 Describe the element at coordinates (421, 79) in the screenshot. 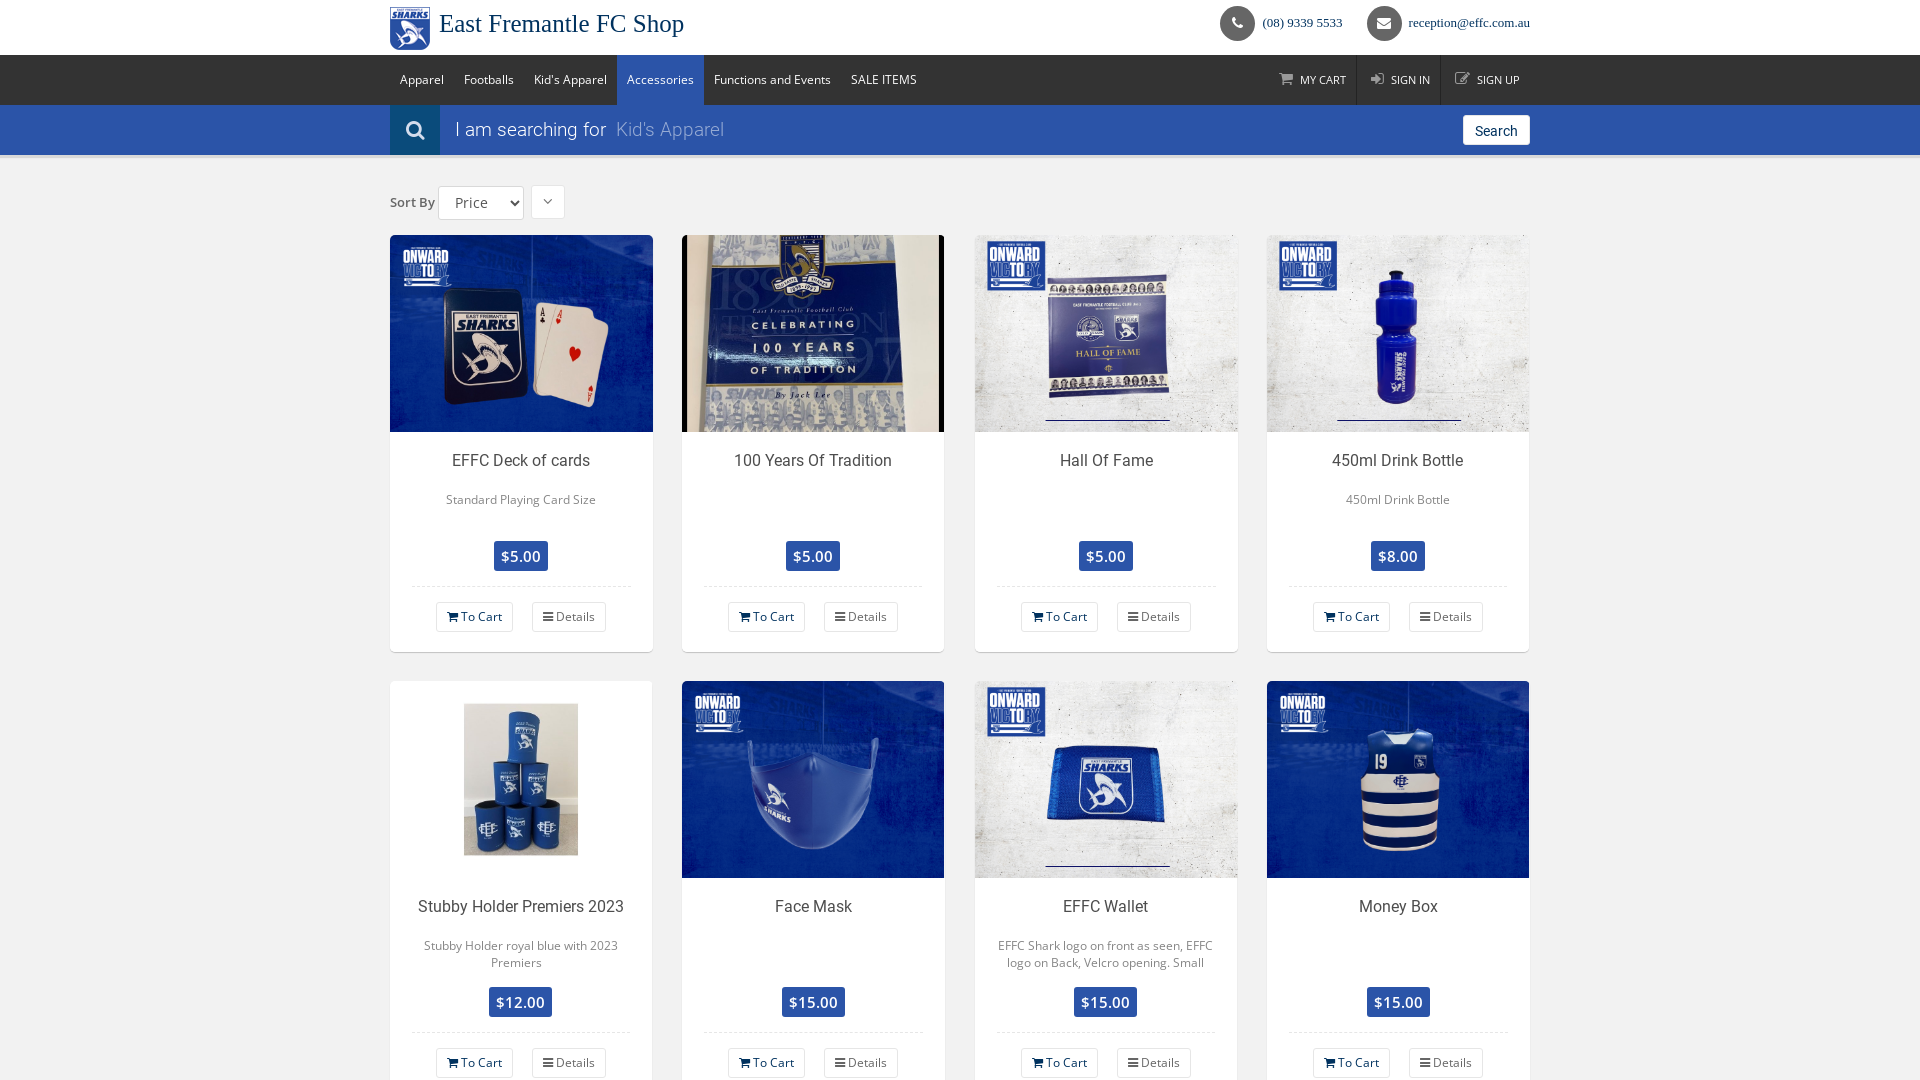

I see `'Apparel'` at that location.